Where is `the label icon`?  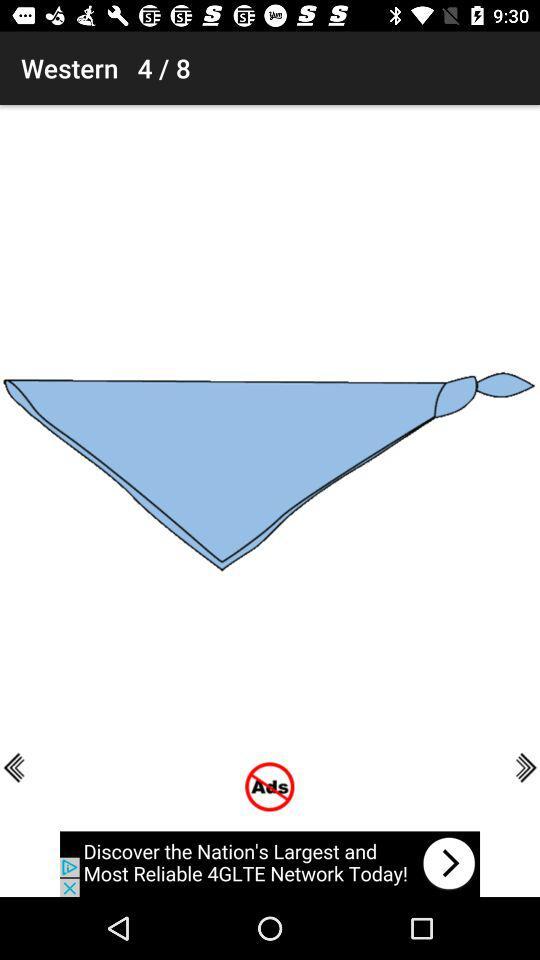 the label icon is located at coordinates (20, 21).